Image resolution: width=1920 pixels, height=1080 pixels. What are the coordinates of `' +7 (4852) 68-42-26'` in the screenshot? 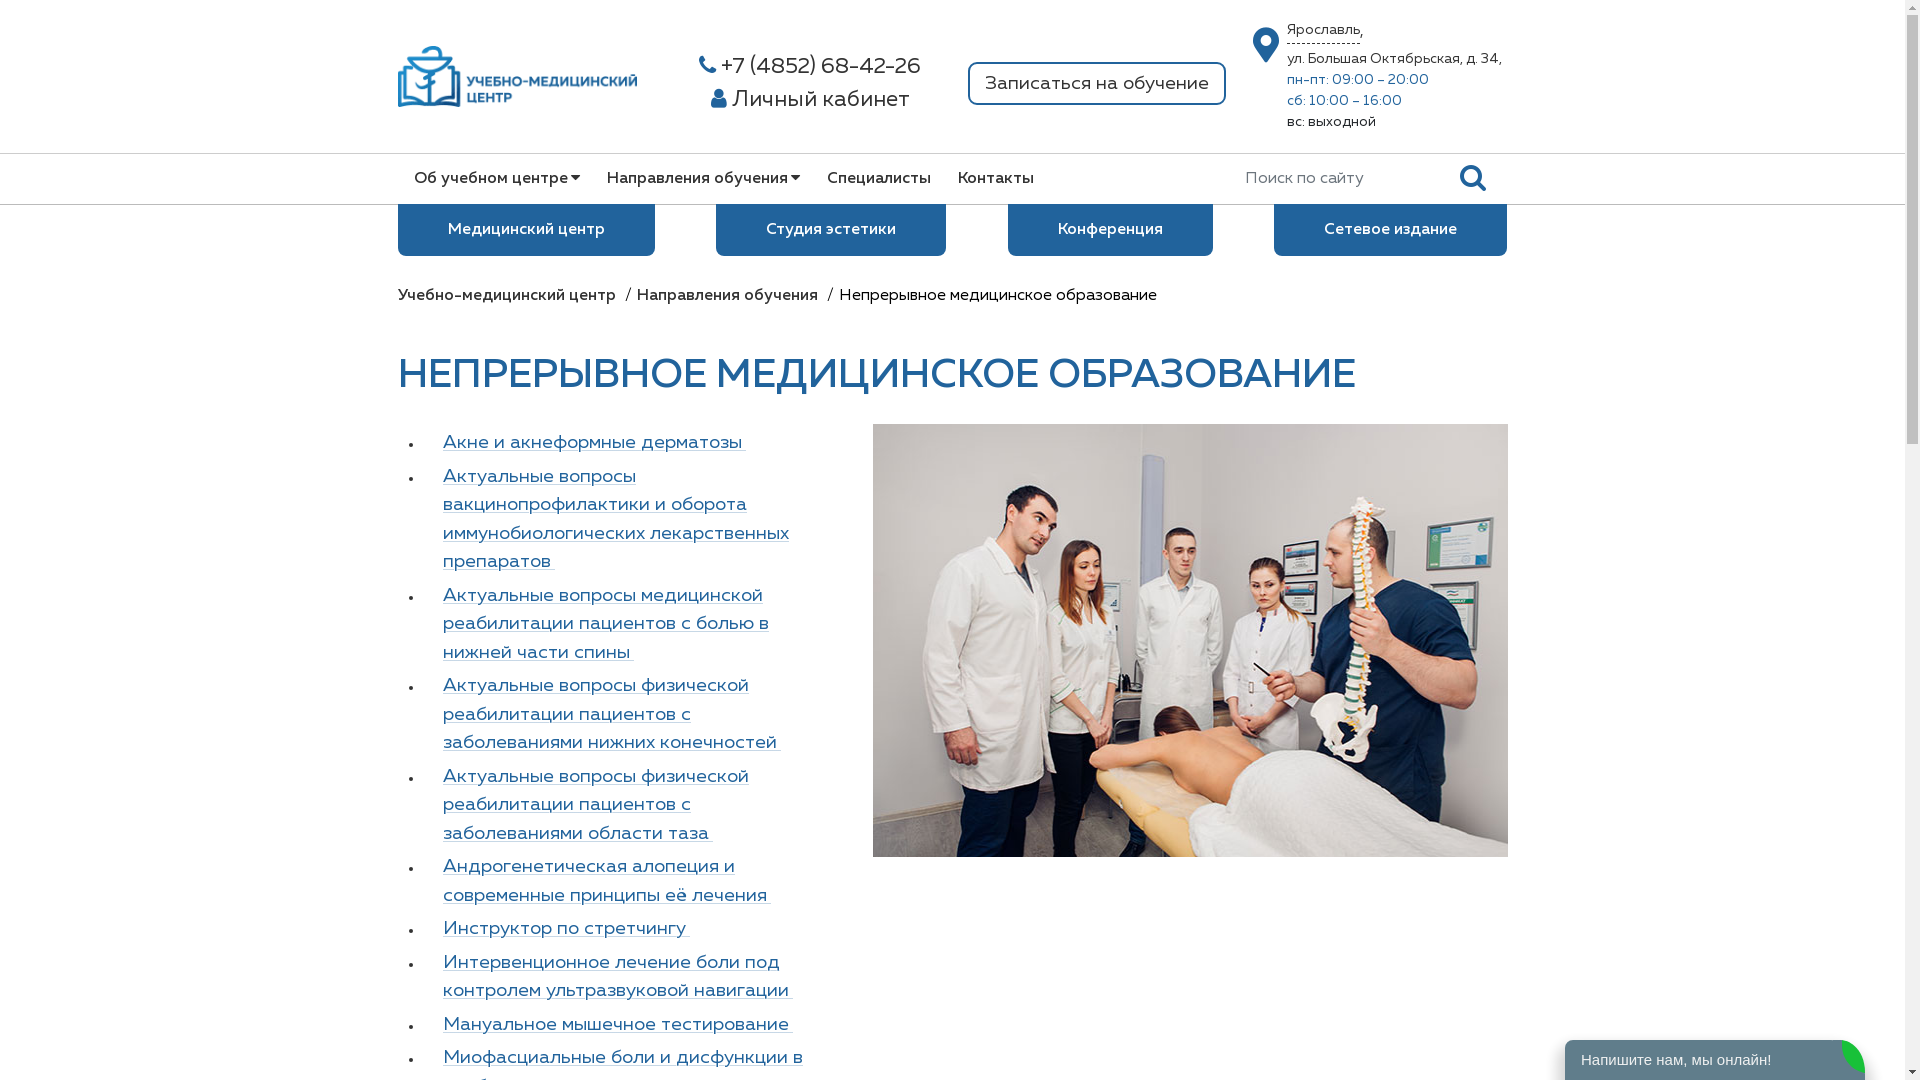 It's located at (809, 66).